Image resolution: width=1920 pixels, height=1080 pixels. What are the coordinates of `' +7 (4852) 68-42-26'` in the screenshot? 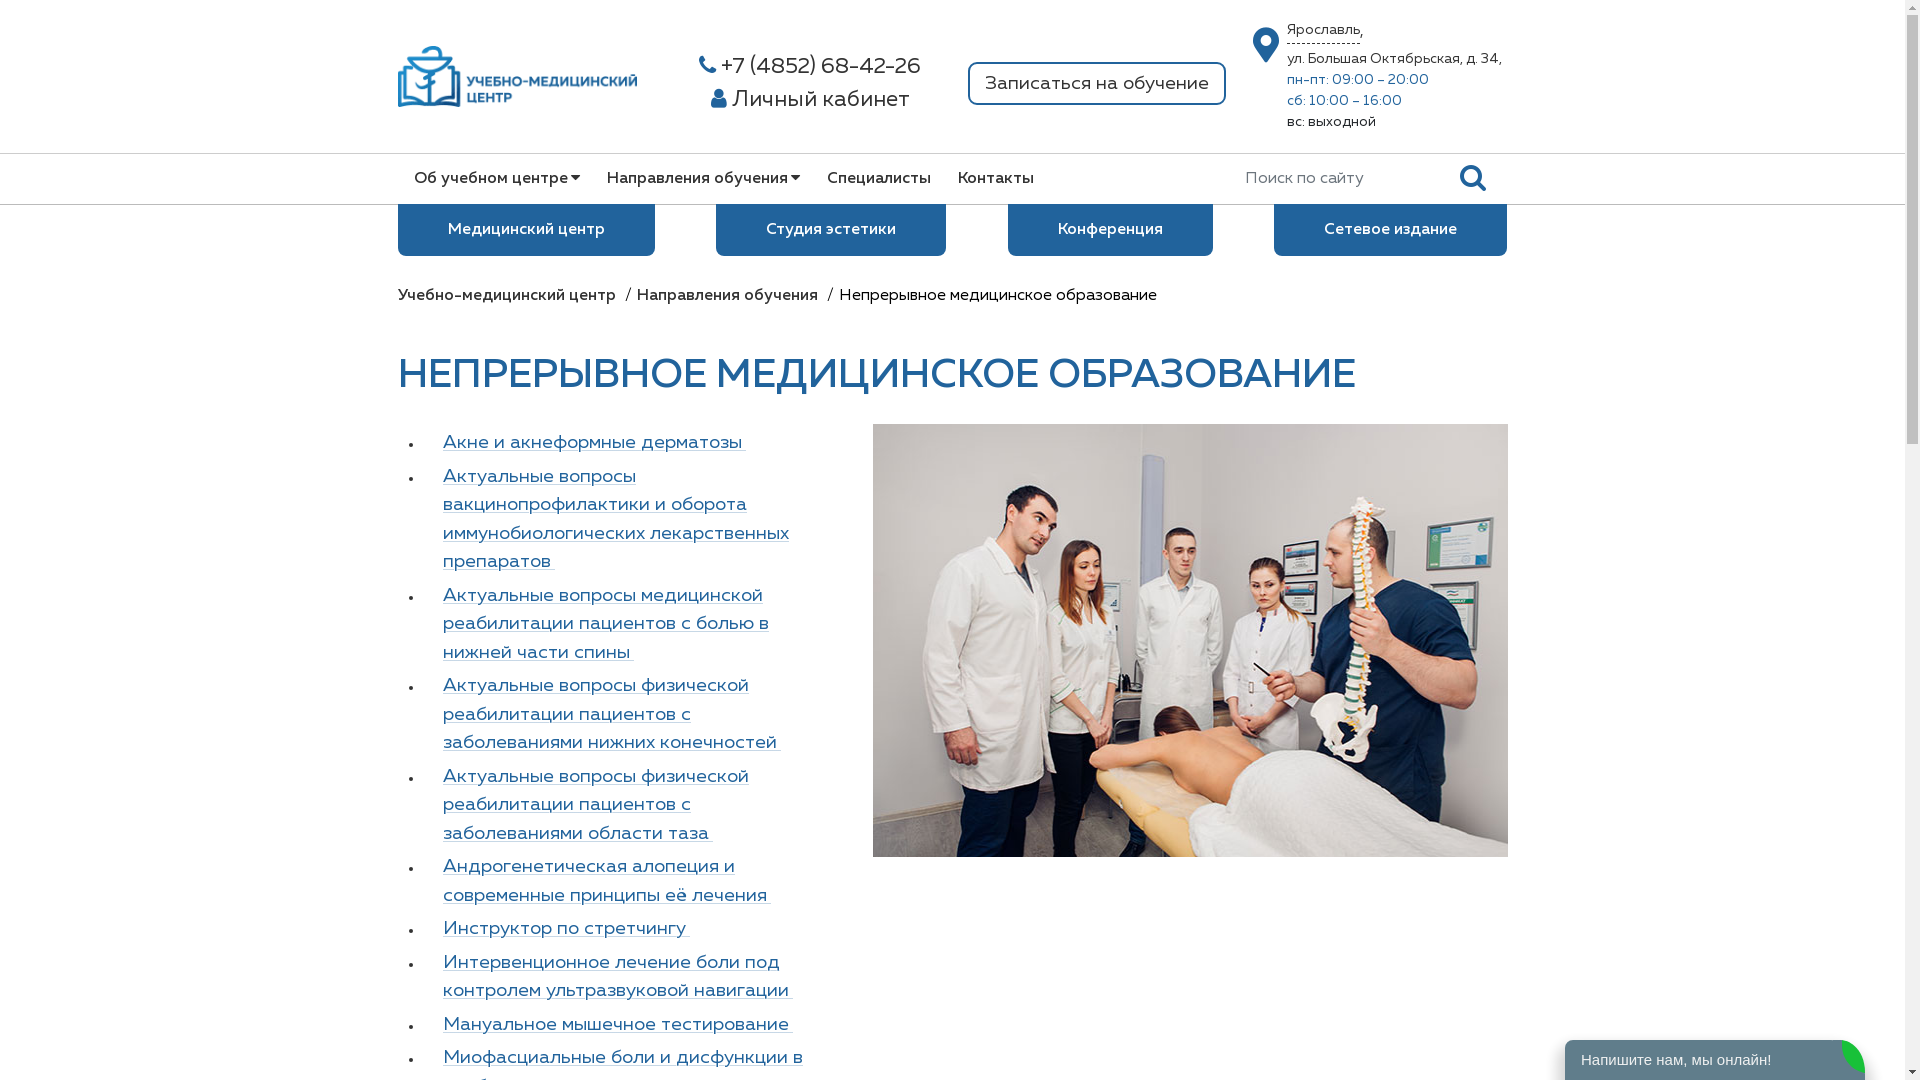 It's located at (809, 66).